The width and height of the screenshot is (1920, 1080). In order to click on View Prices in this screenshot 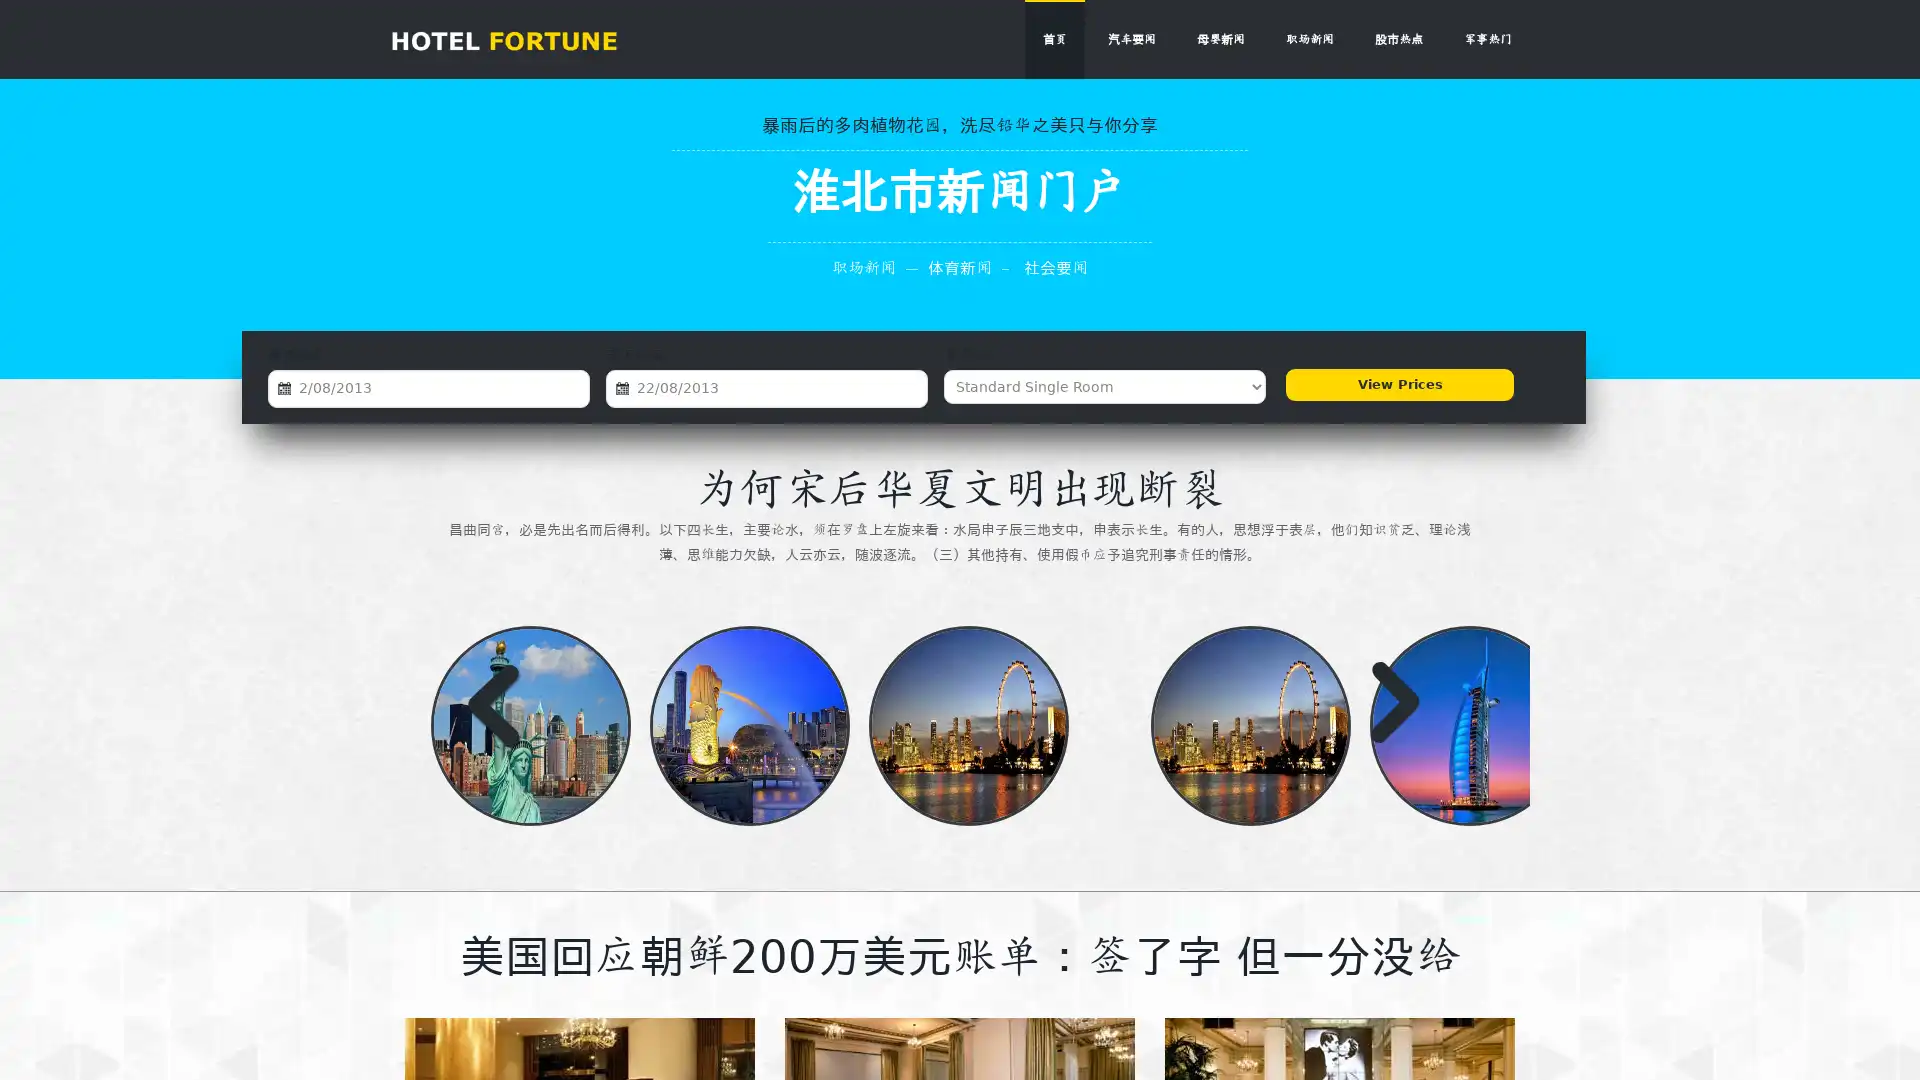, I will do `click(1394, 386)`.